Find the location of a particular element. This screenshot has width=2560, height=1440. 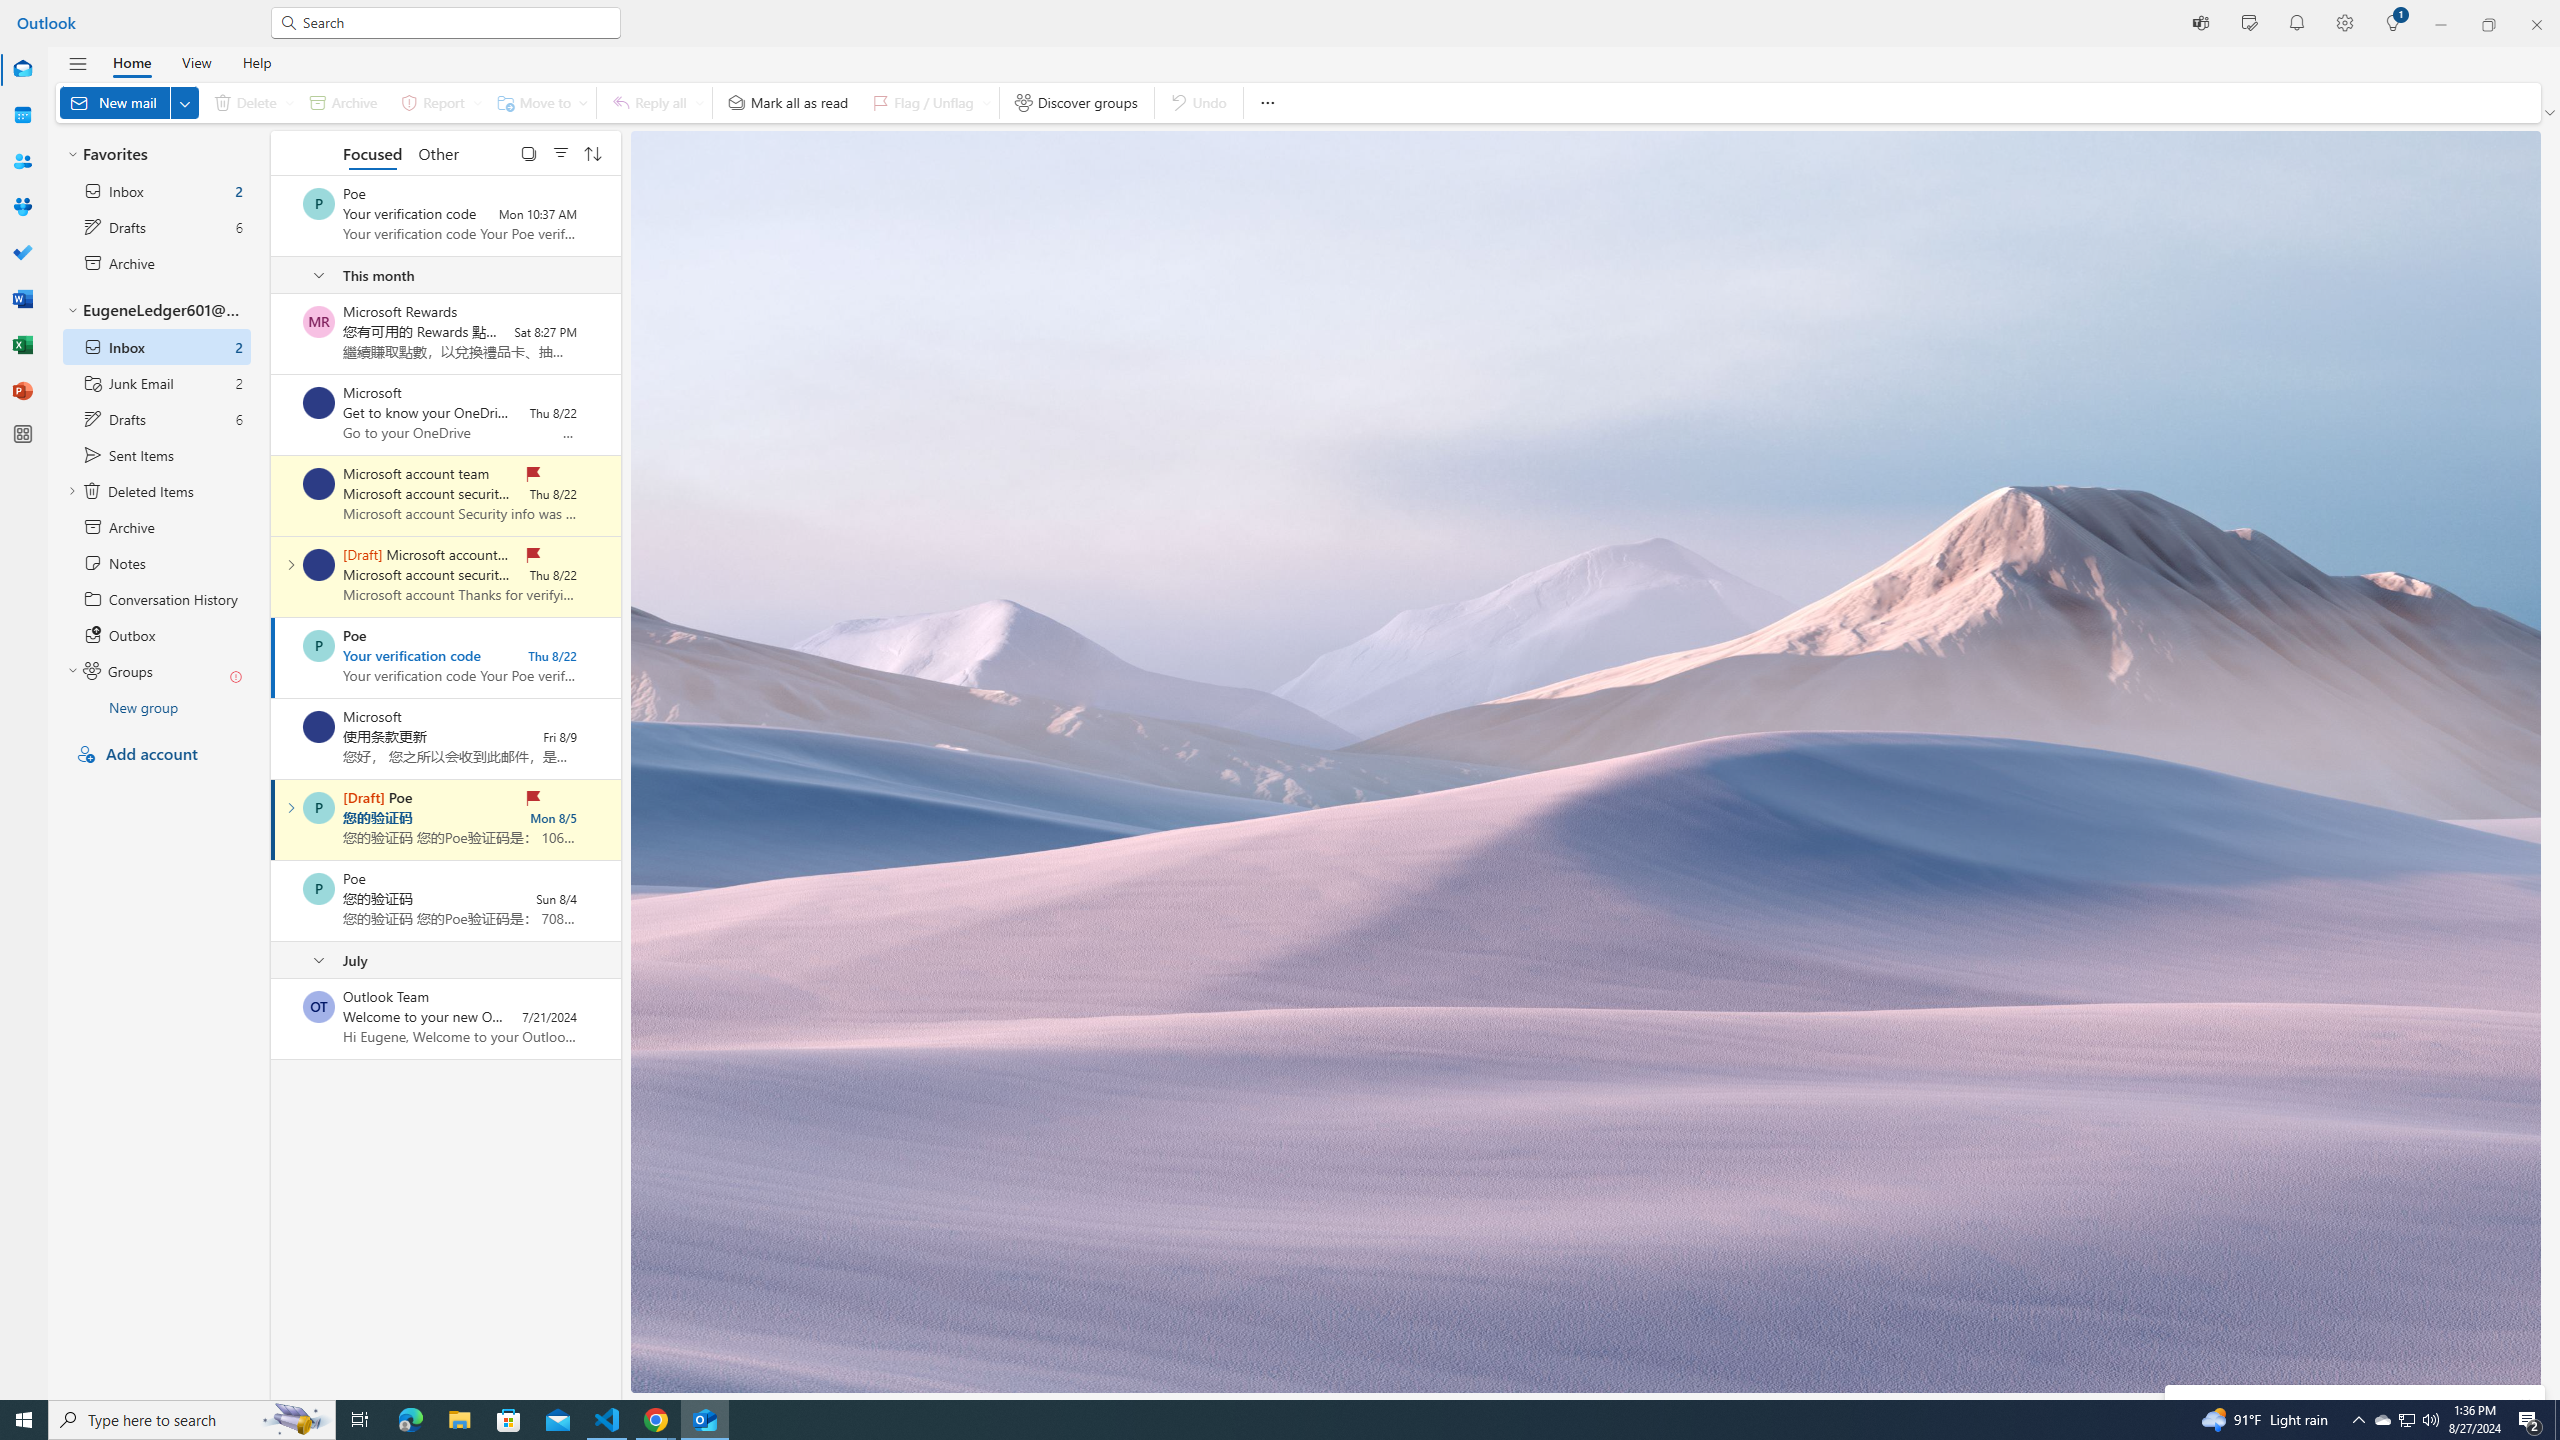

'Expand to see delete options' is located at coordinates (289, 102).